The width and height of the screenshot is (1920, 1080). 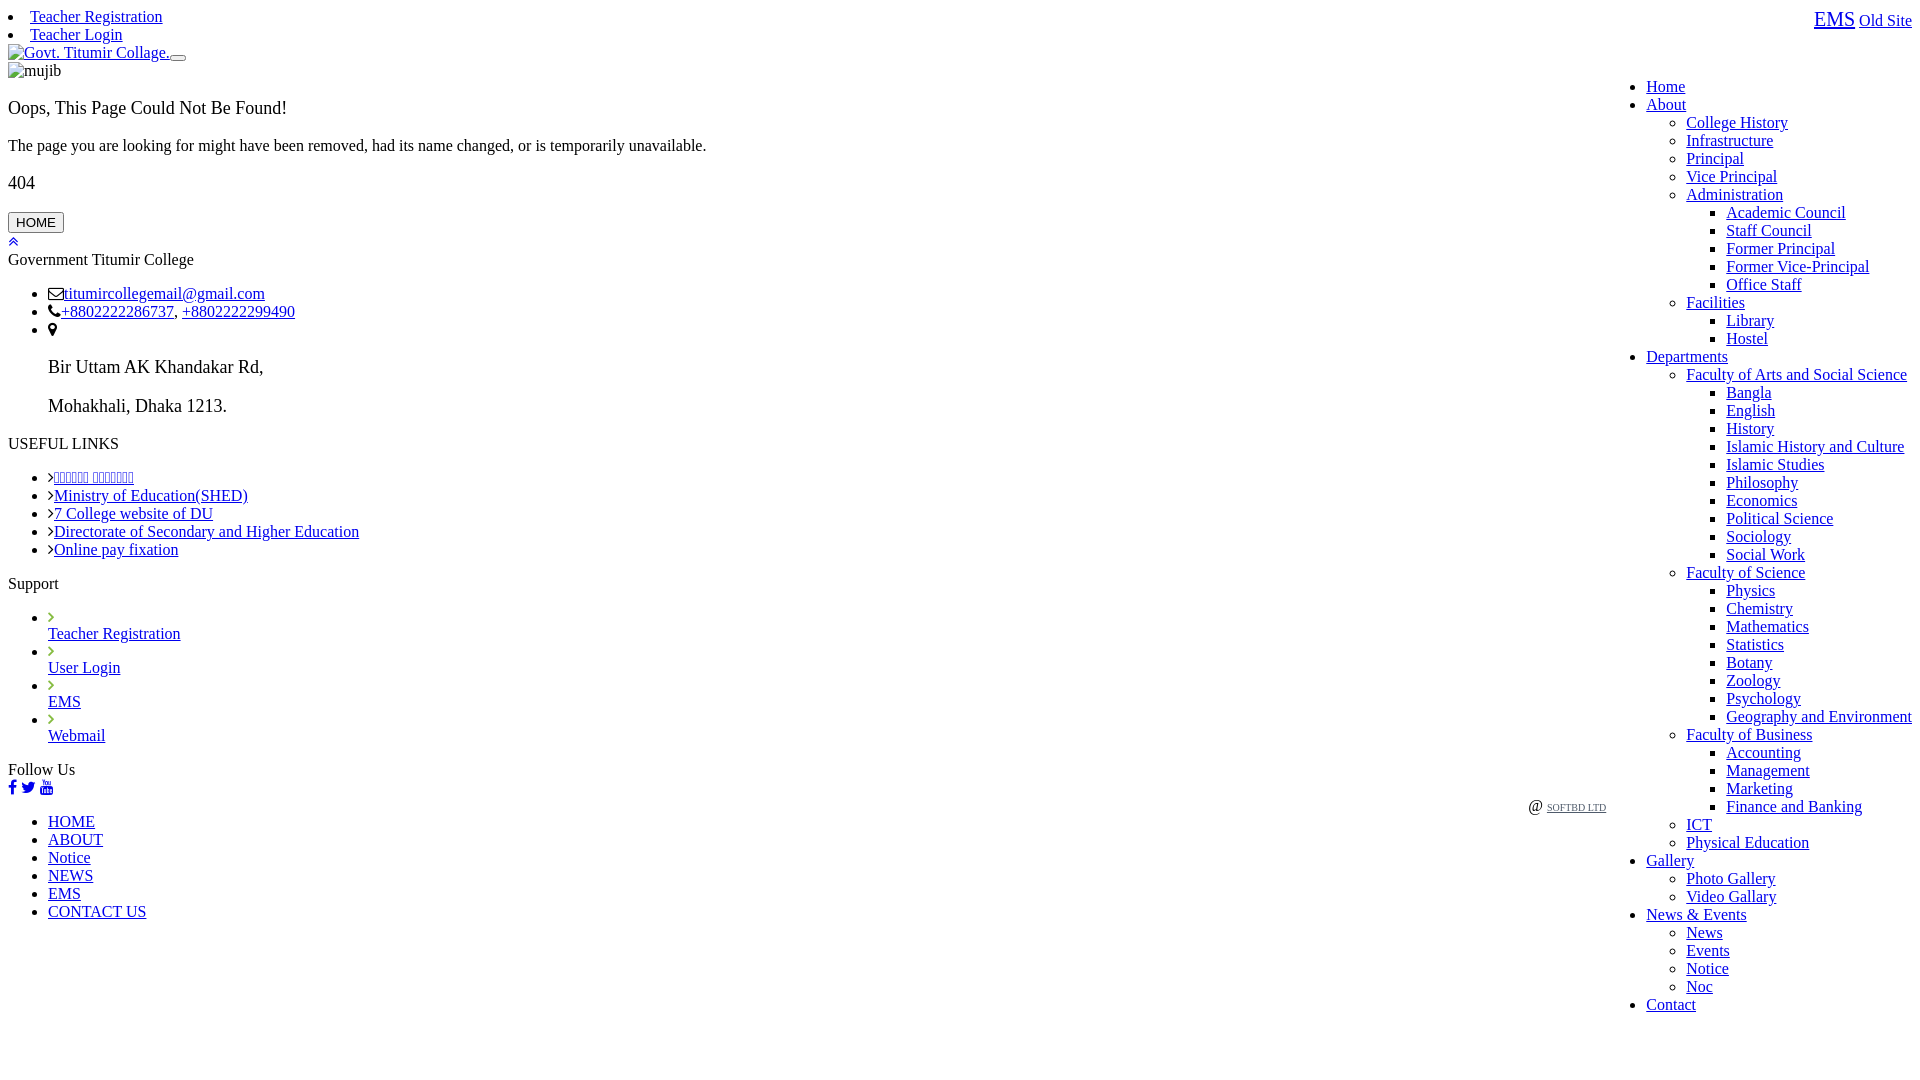 I want to click on 'Bangla', so click(x=1747, y=392).